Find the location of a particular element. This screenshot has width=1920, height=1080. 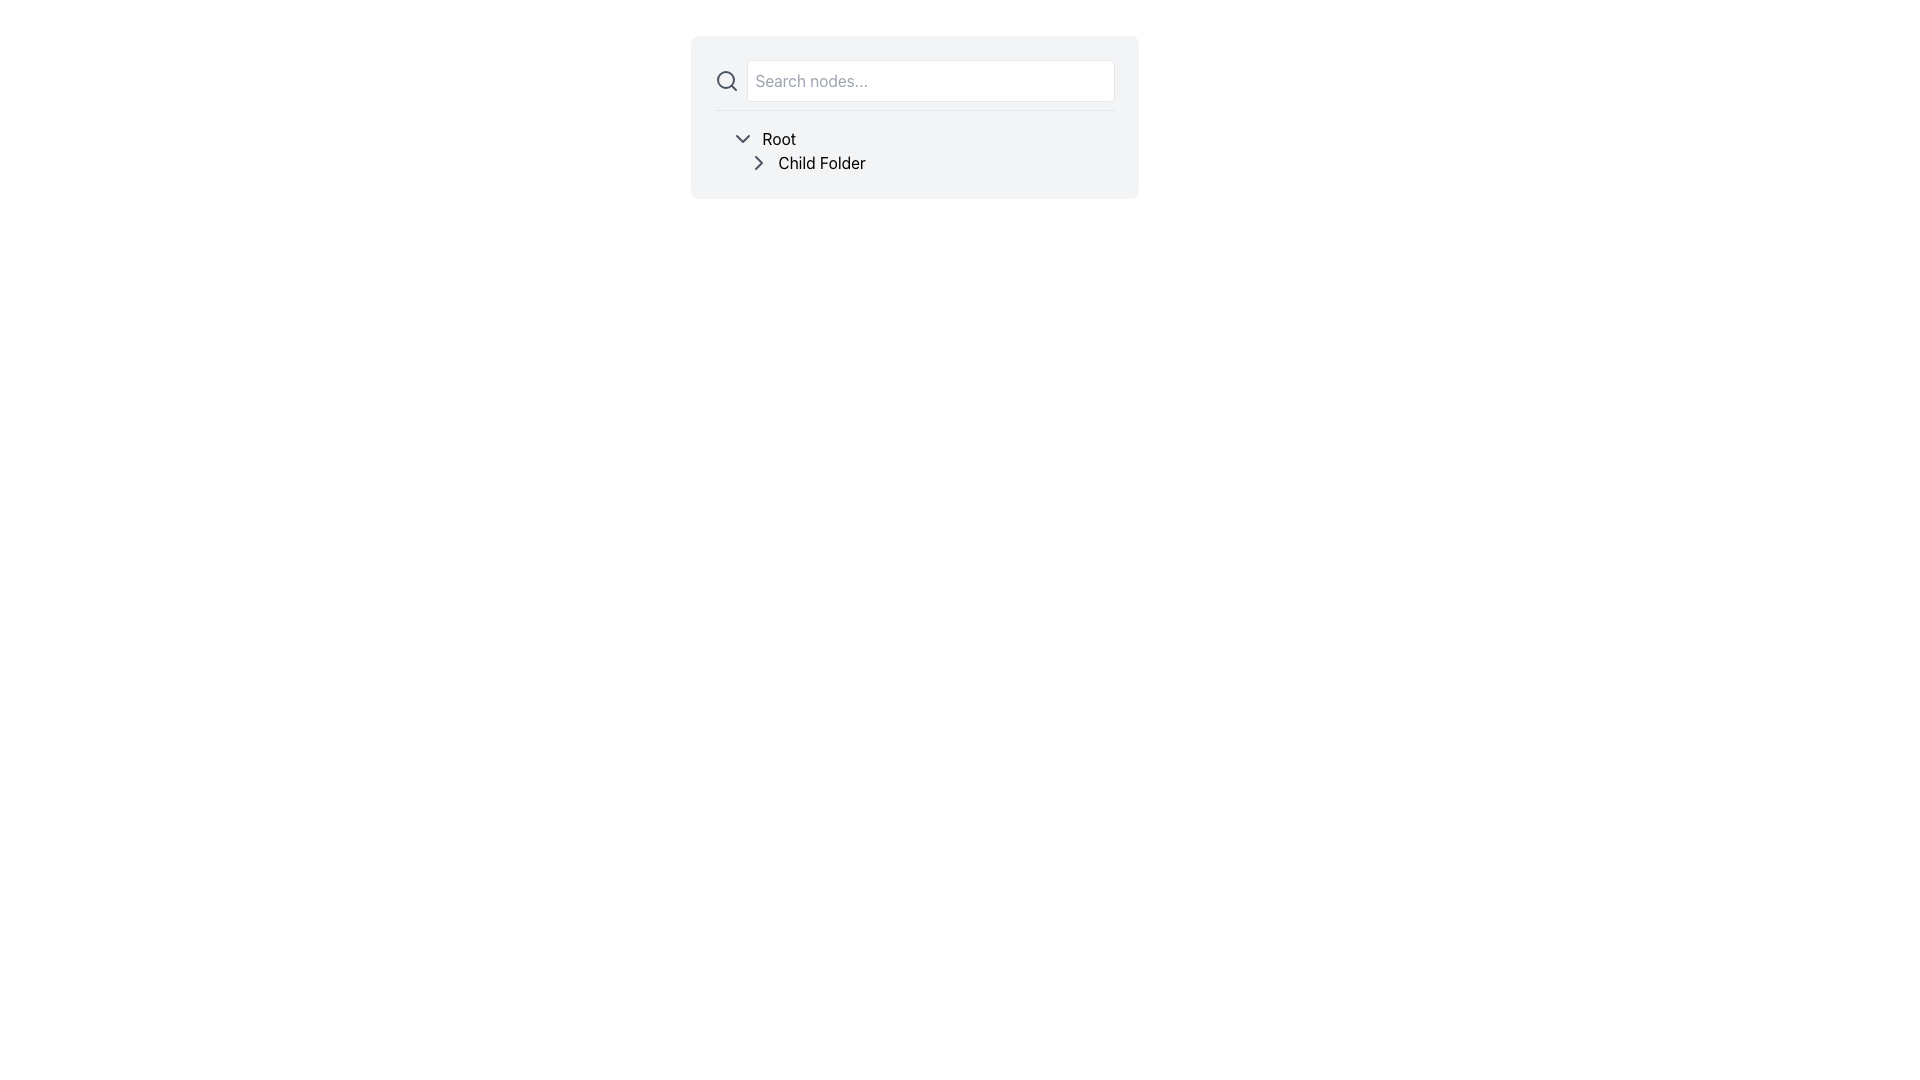

the small circle graphic element located to the left of the magnifying glass icon within the search bar is located at coordinates (724, 79).